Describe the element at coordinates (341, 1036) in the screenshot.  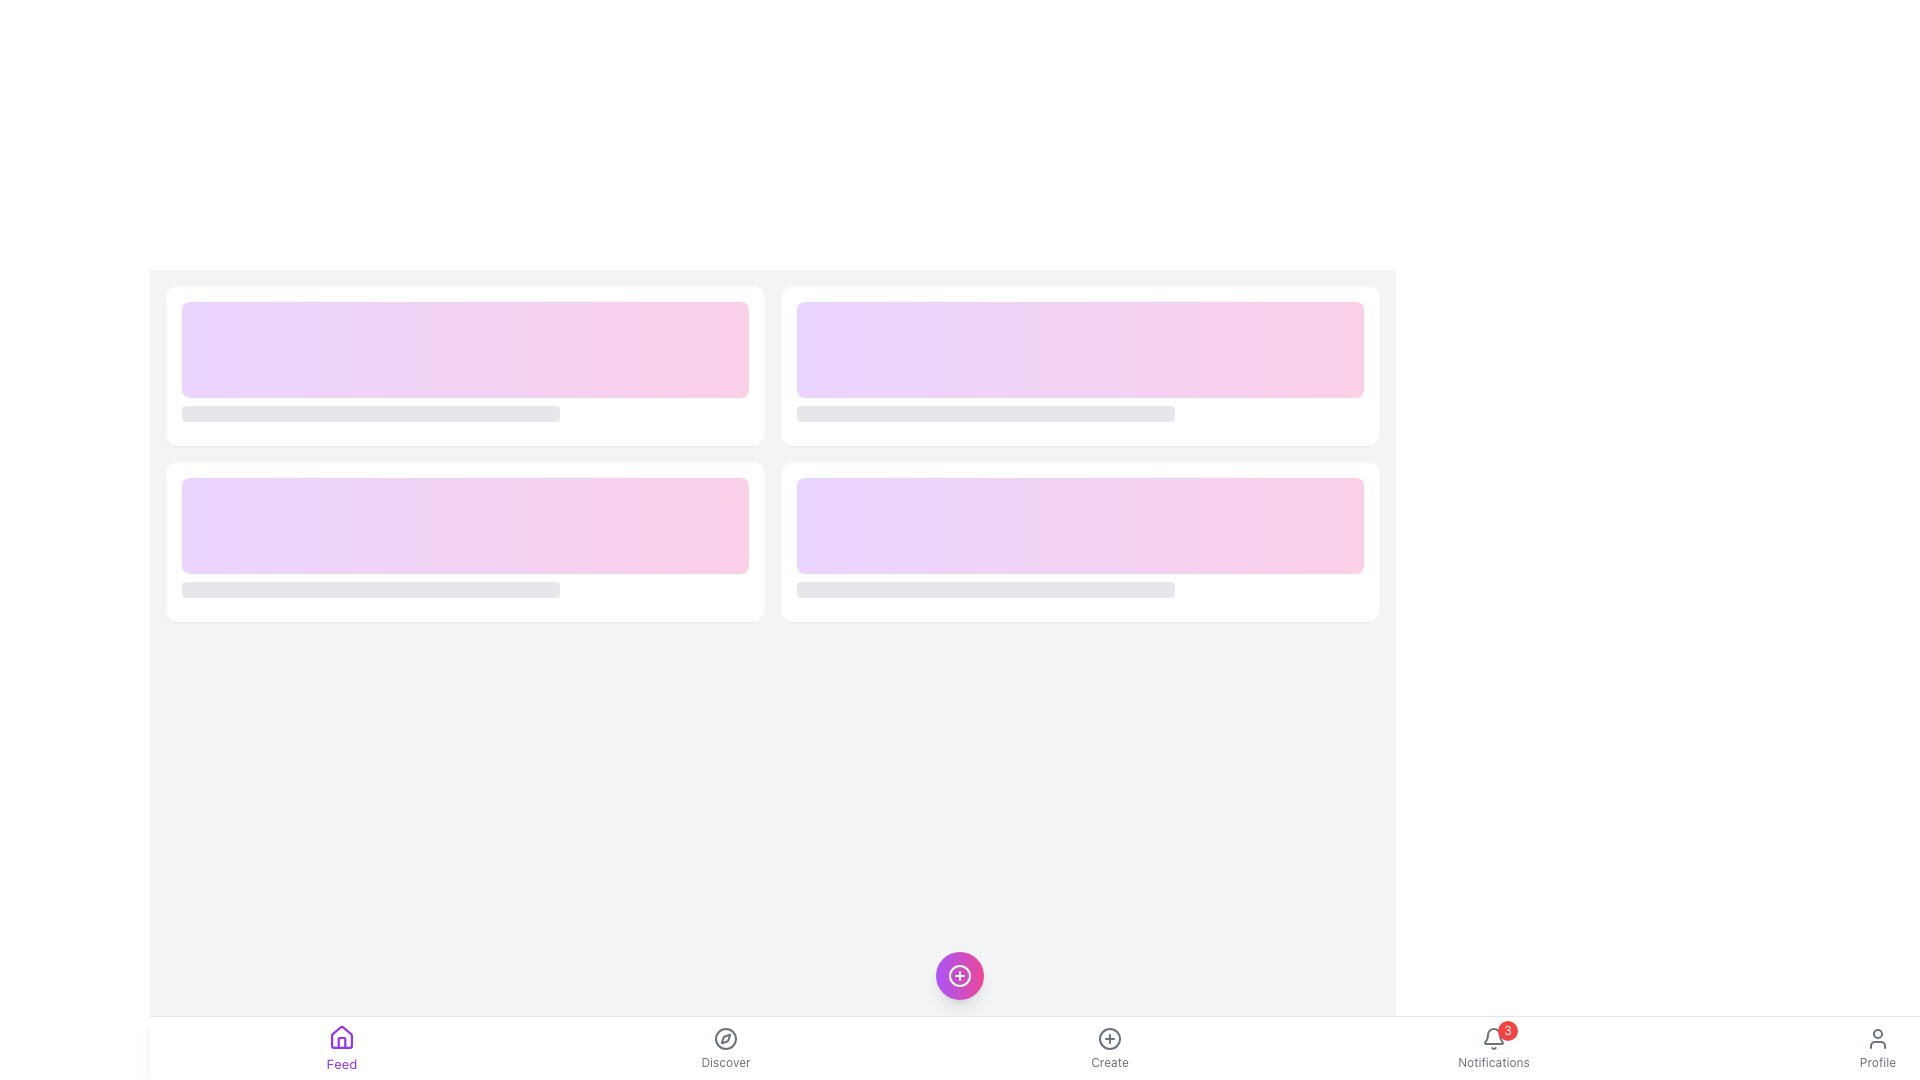
I see `the house-shaped icon with a purple outline in the bottom navigation bar` at that location.